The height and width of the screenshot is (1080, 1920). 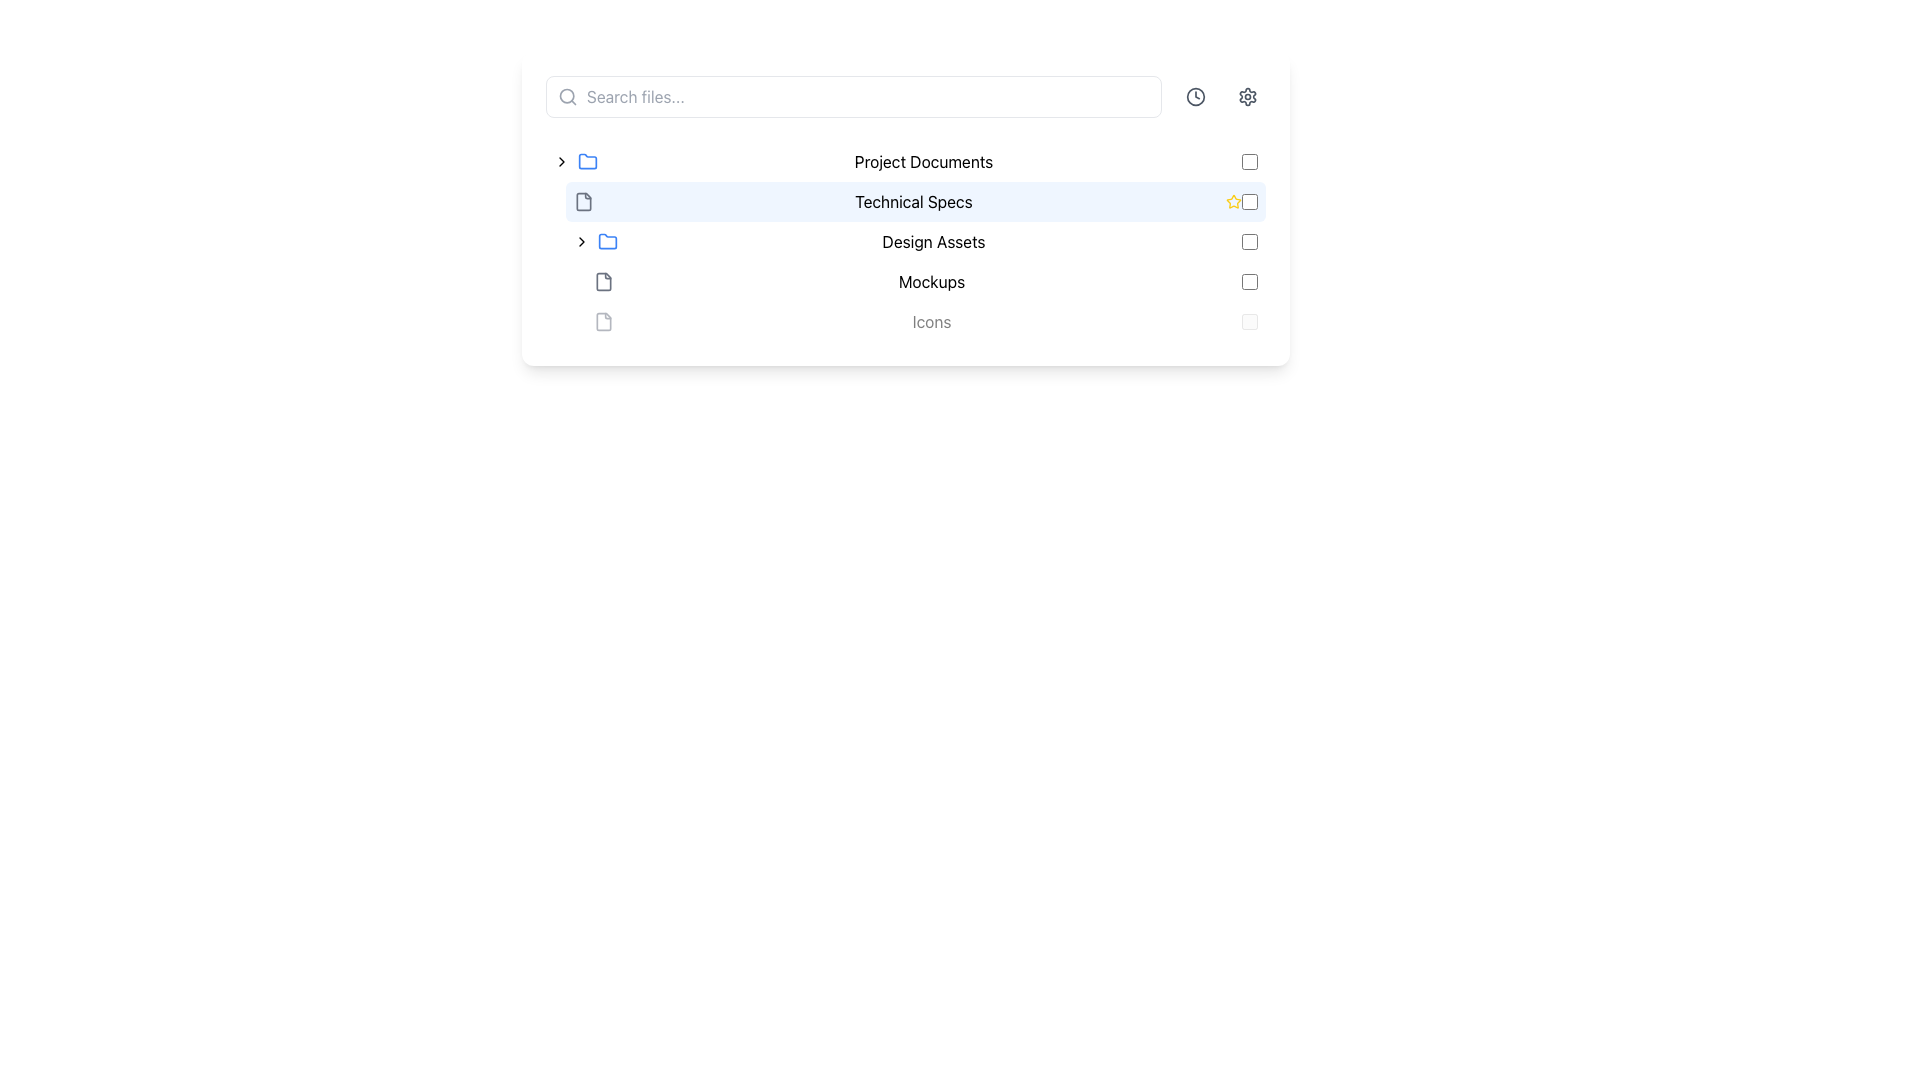 I want to click on the circular button with a clock icon at its center, so click(x=1195, y=96).